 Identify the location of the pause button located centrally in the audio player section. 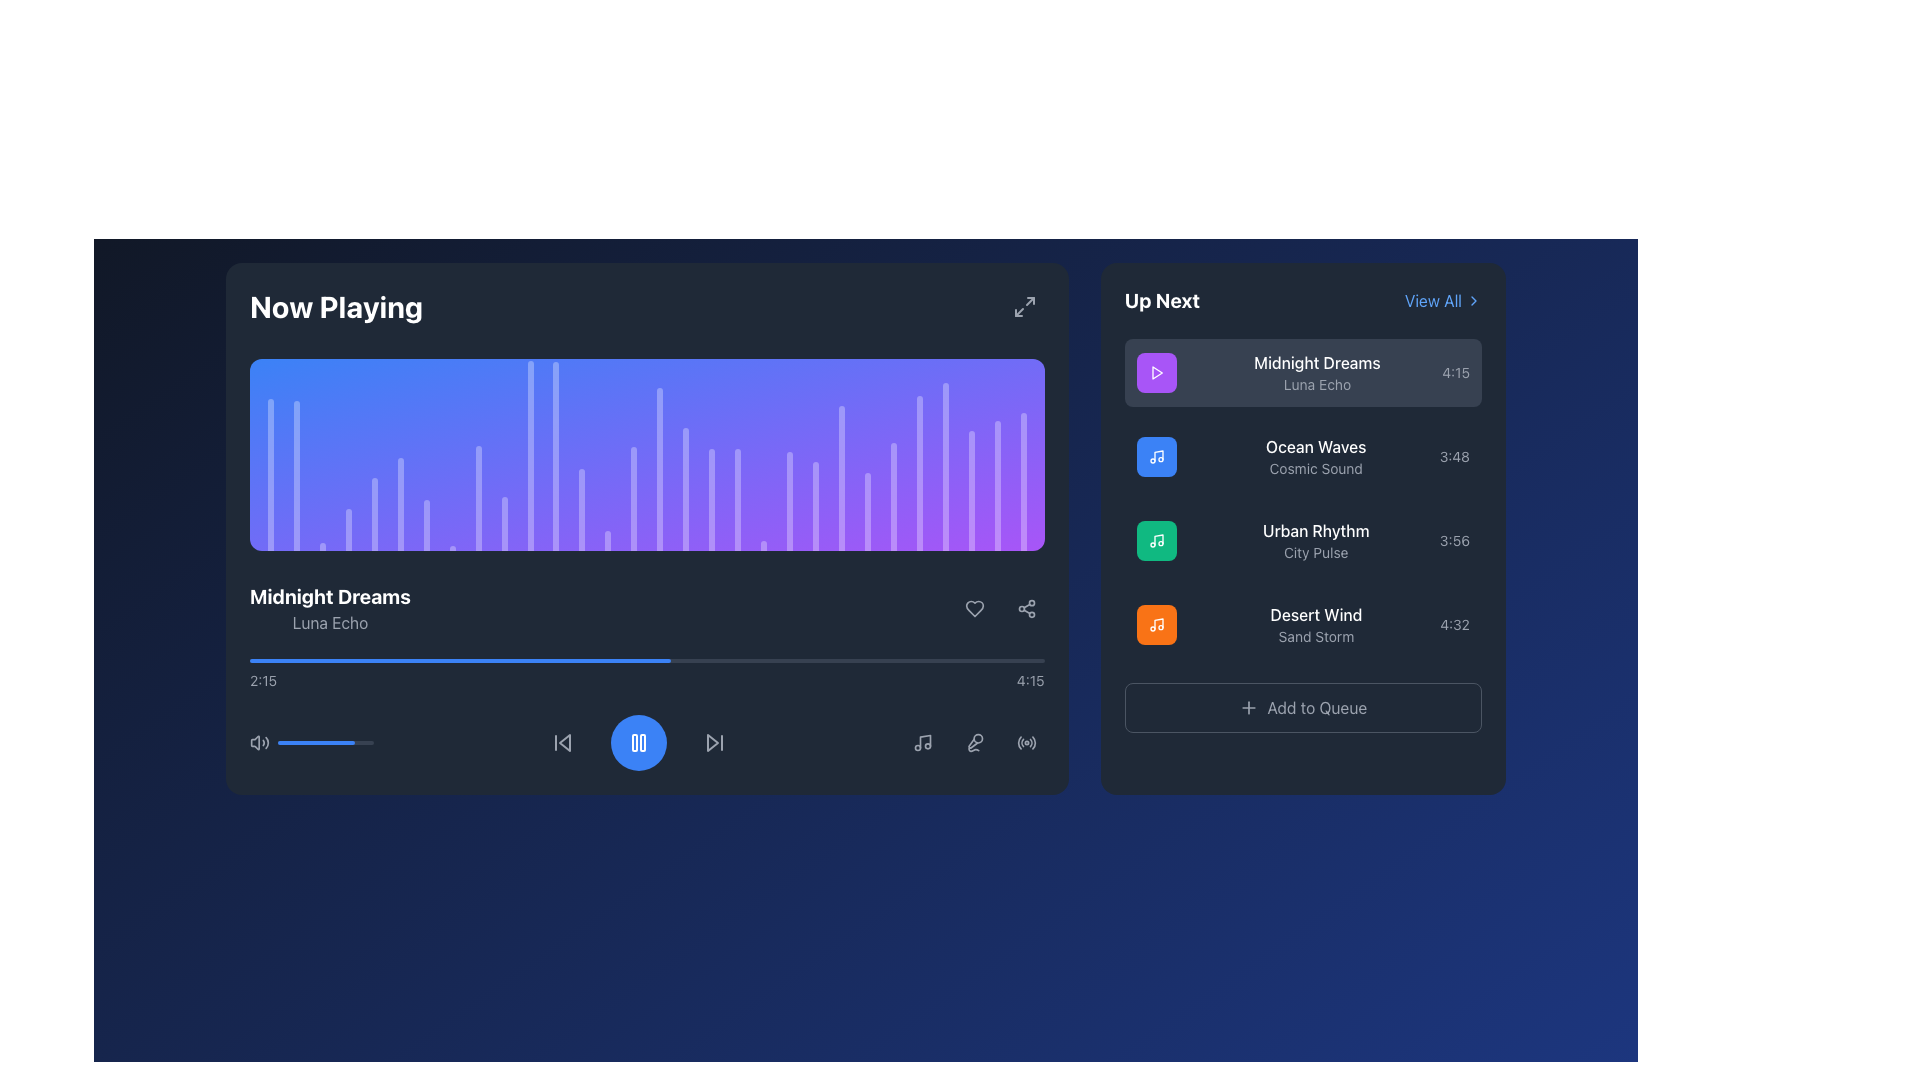
(638, 743).